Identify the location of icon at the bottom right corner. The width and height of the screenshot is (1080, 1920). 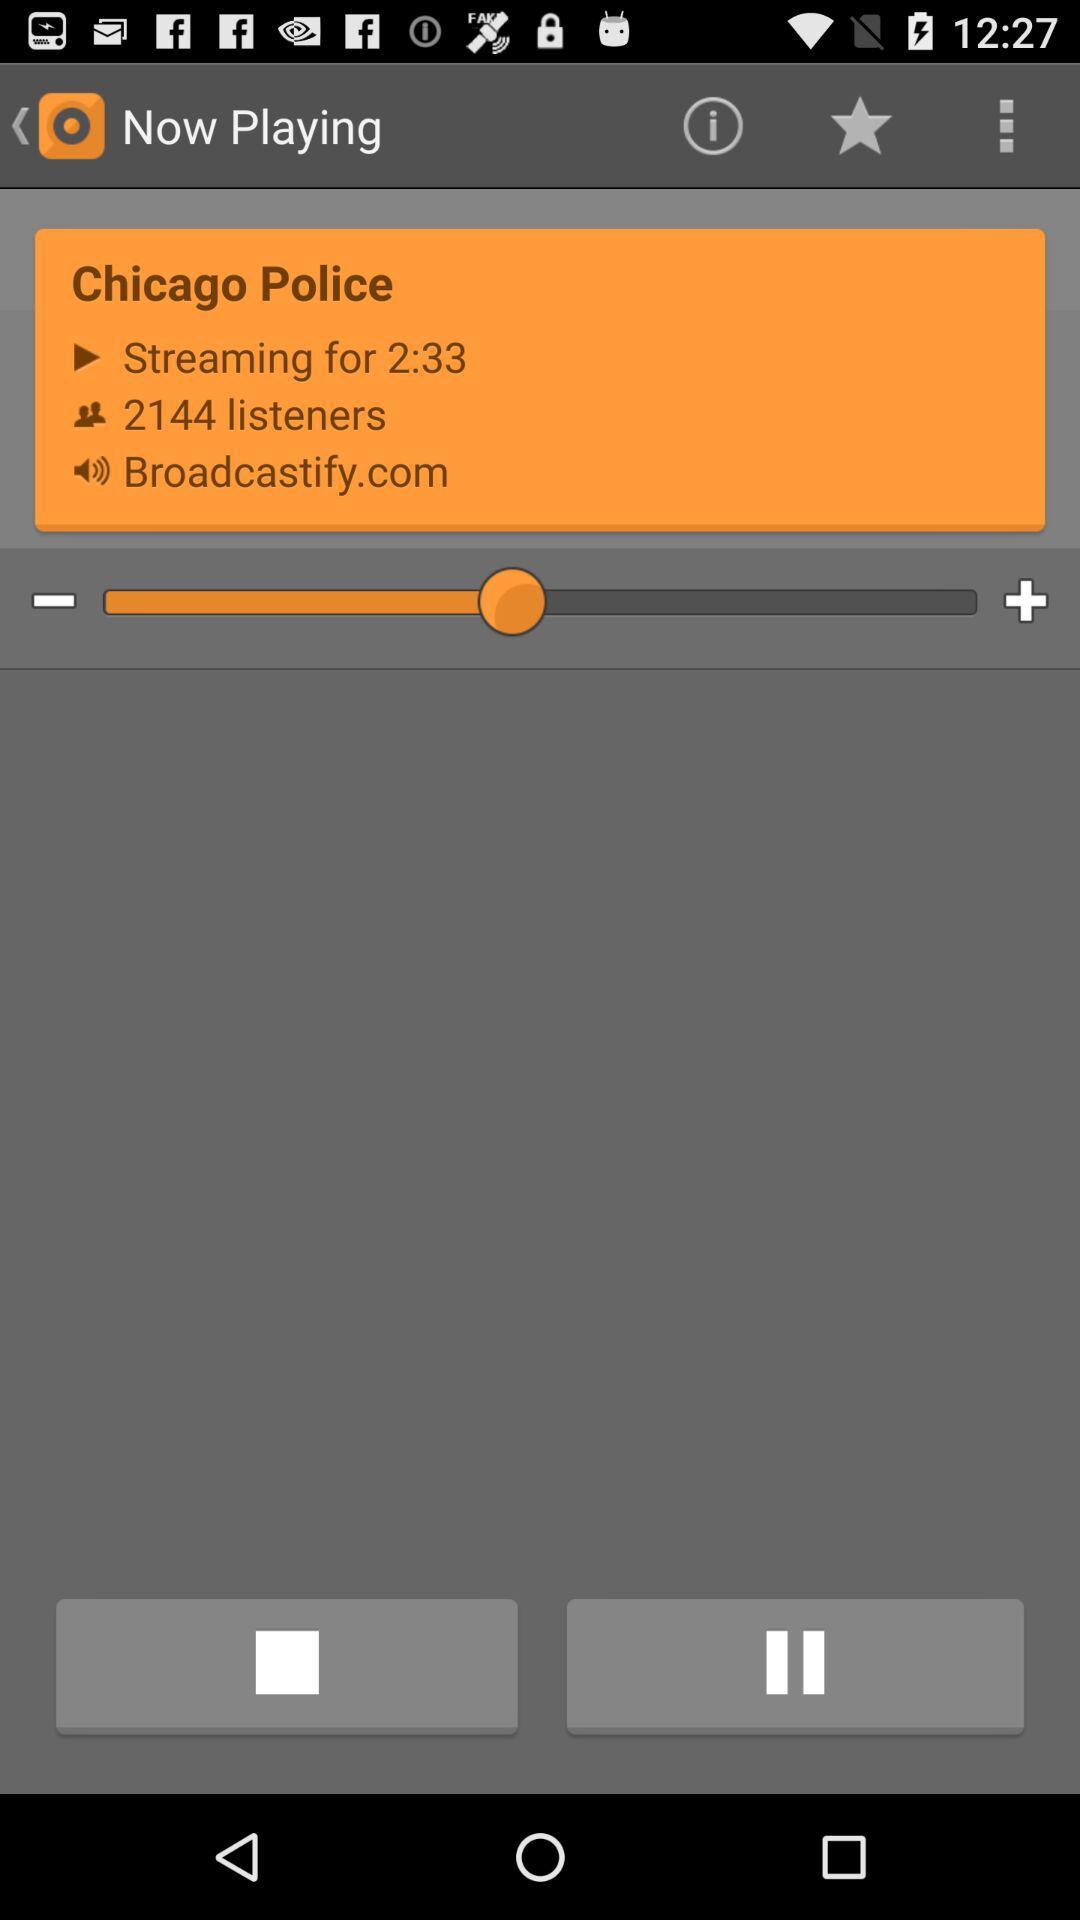
(794, 1670).